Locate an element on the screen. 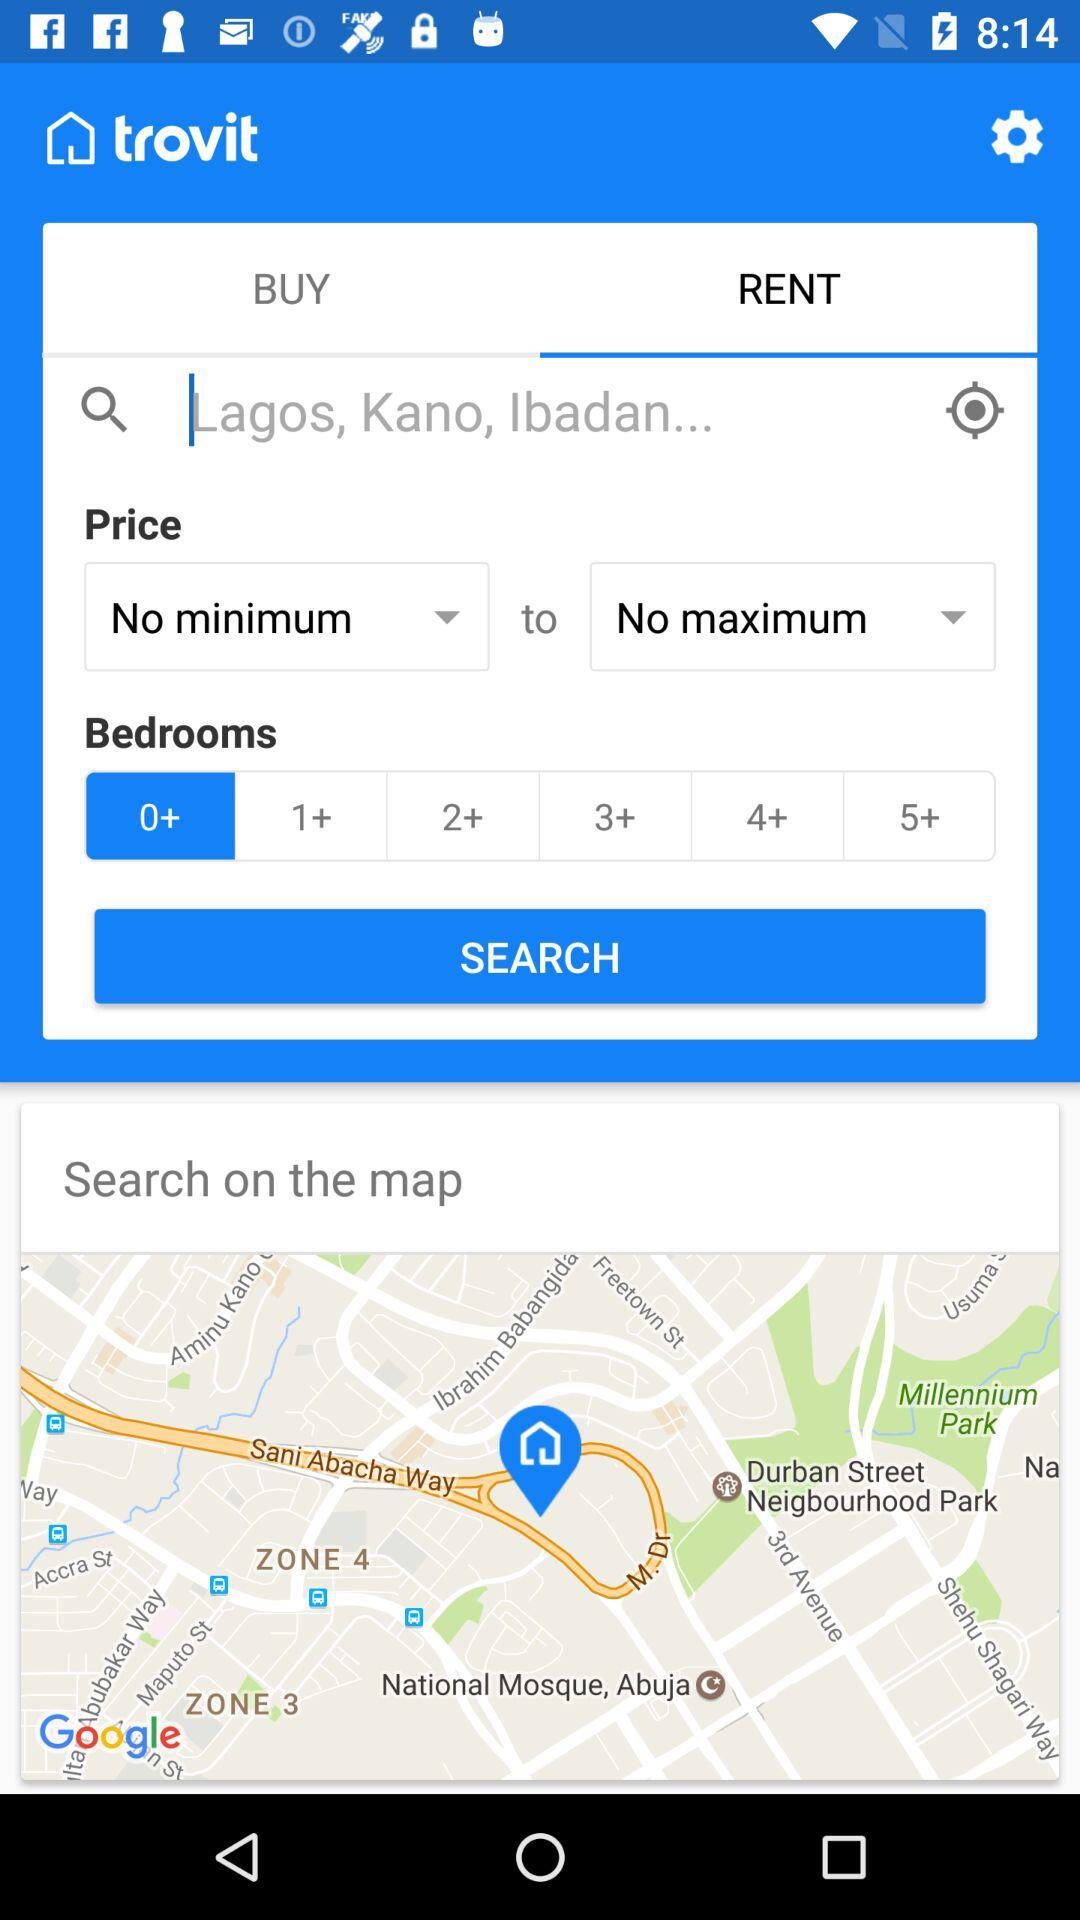 The image size is (1080, 1920). tap on the text rent shown right to buy is located at coordinates (788, 288).